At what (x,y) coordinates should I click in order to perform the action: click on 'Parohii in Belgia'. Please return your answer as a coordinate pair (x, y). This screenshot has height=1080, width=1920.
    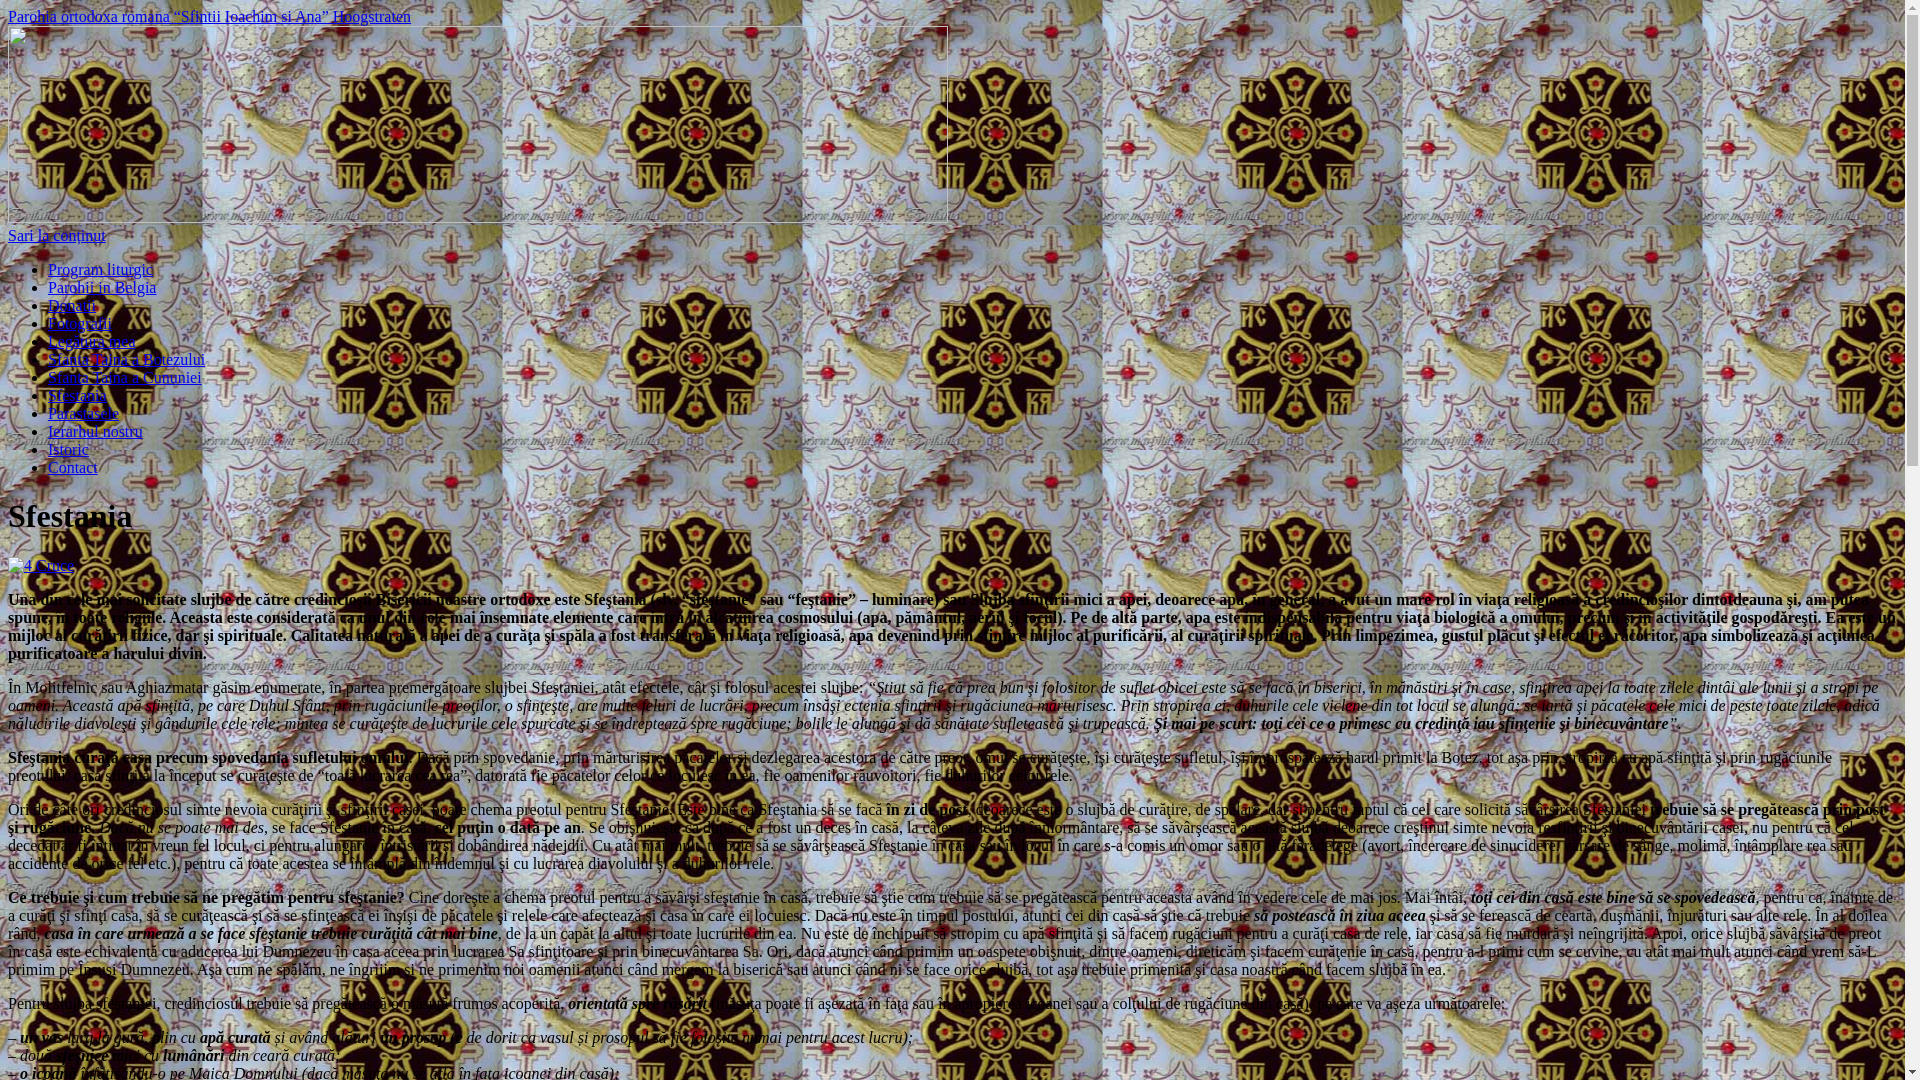
    Looking at the image, I should click on (100, 287).